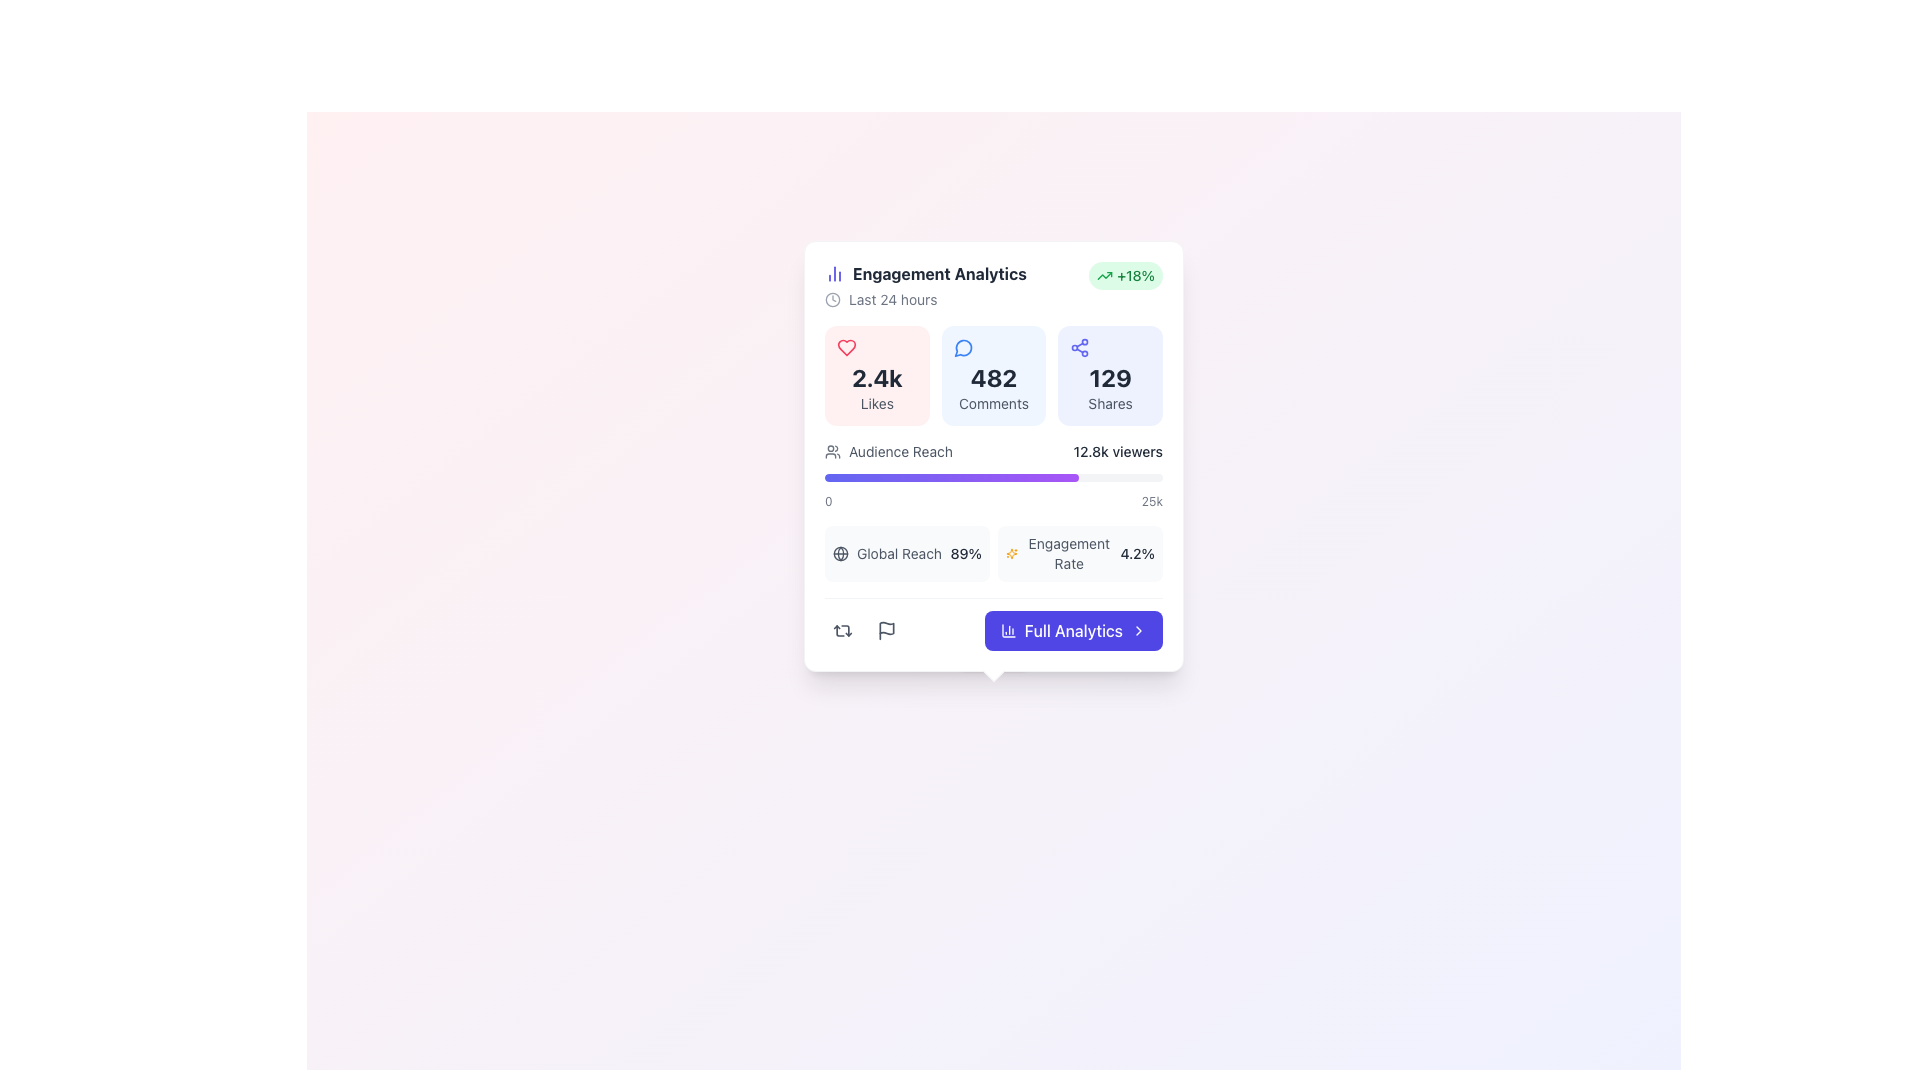  Describe the element at coordinates (833, 300) in the screenshot. I see `the circular clock icon located to the left of the text 'Last 24 hours' within the 'Engagement Analytics' card` at that location.